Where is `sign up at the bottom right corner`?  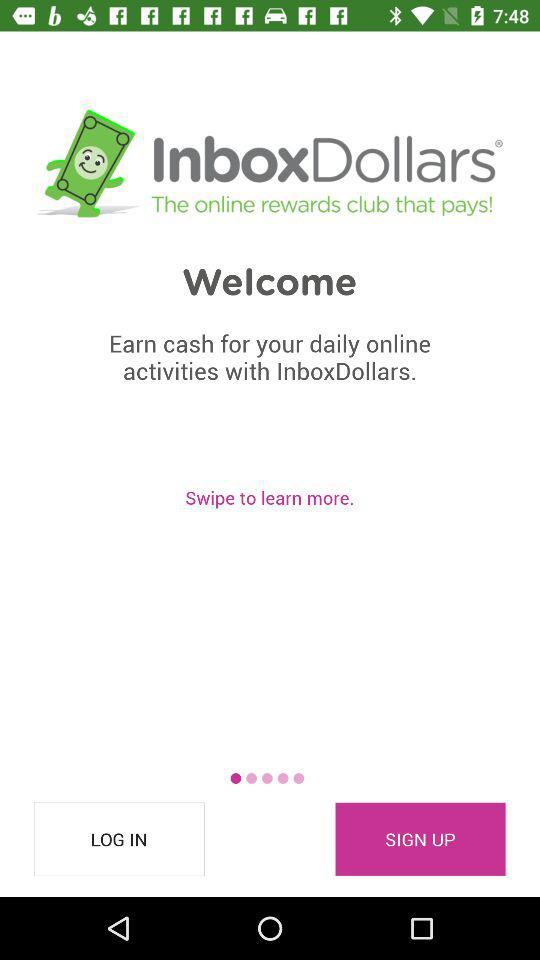 sign up at the bottom right corner is located at coordinates (419, 839).